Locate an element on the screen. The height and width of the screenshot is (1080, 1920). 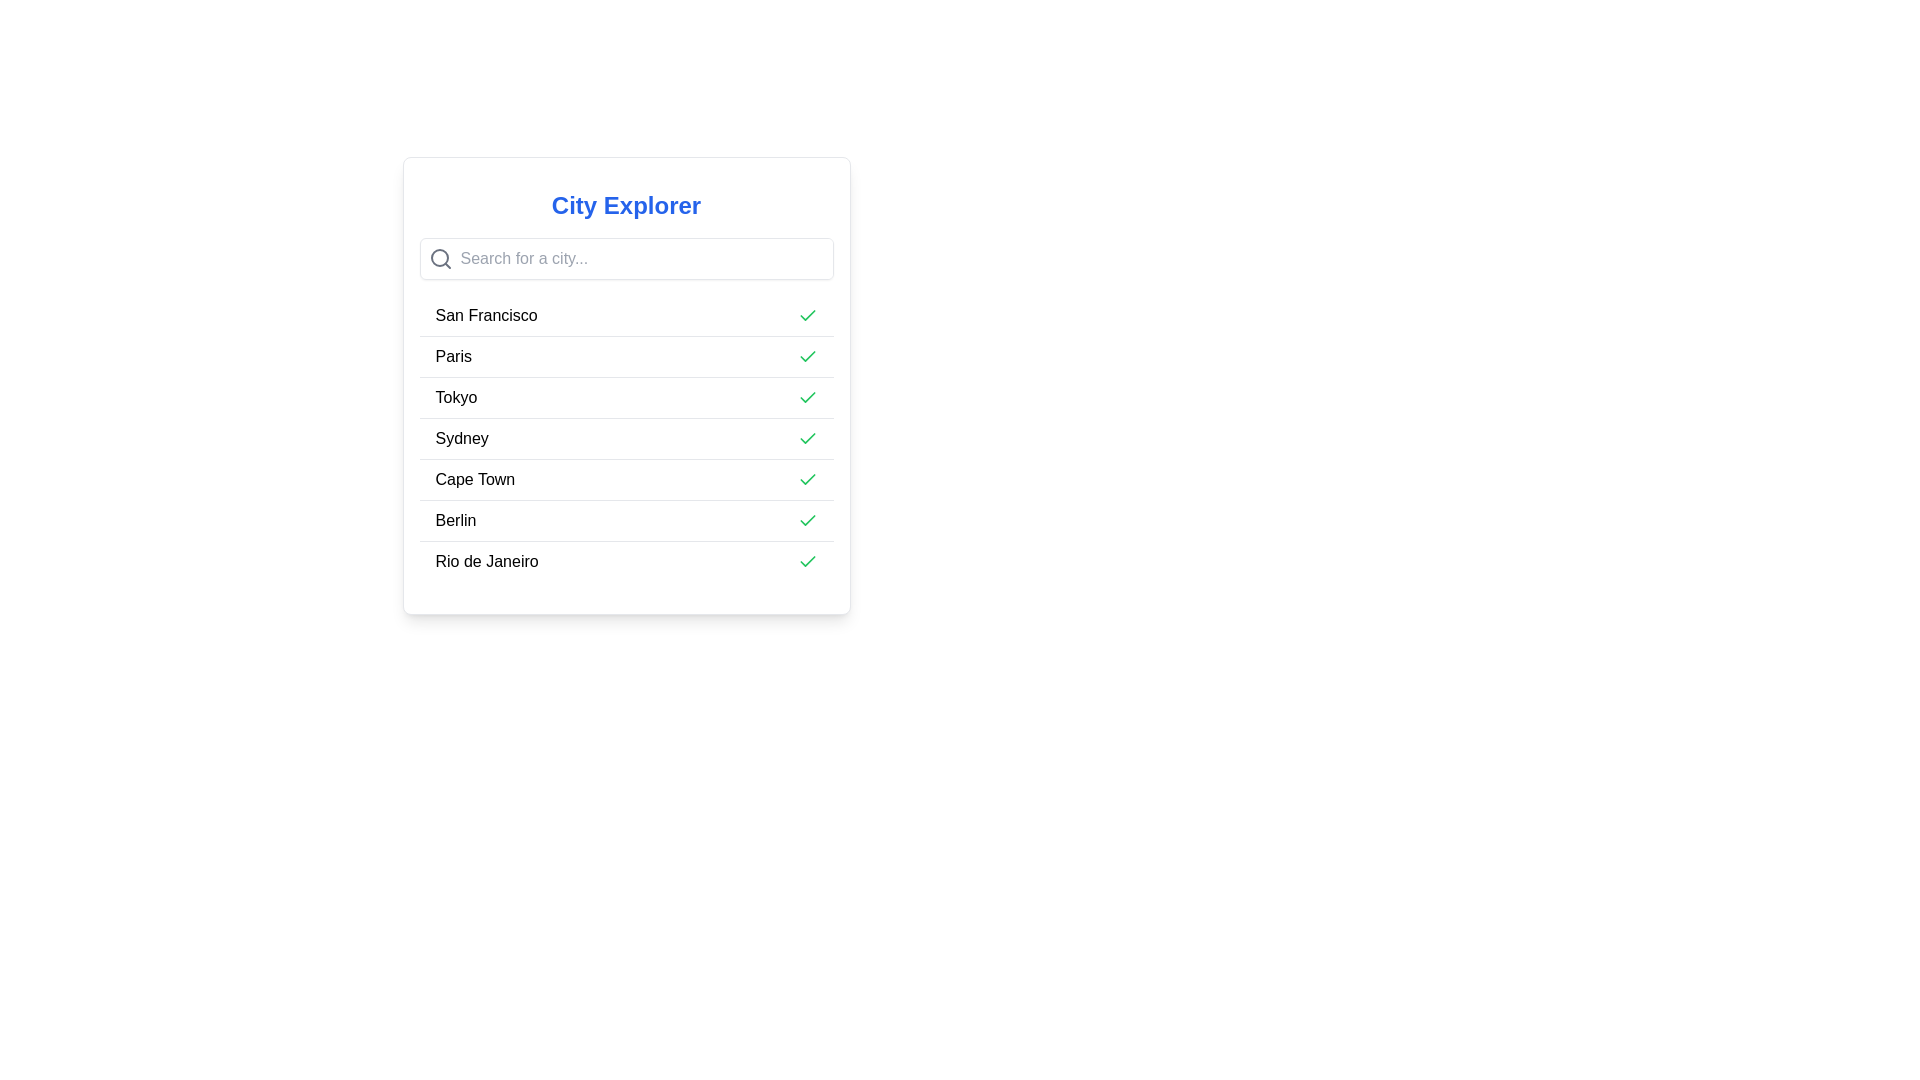
the green check mark icon indicating a confirmed status, located to the right of 'Rio de Janeiro' in the list is located at coordinates (807, 562).